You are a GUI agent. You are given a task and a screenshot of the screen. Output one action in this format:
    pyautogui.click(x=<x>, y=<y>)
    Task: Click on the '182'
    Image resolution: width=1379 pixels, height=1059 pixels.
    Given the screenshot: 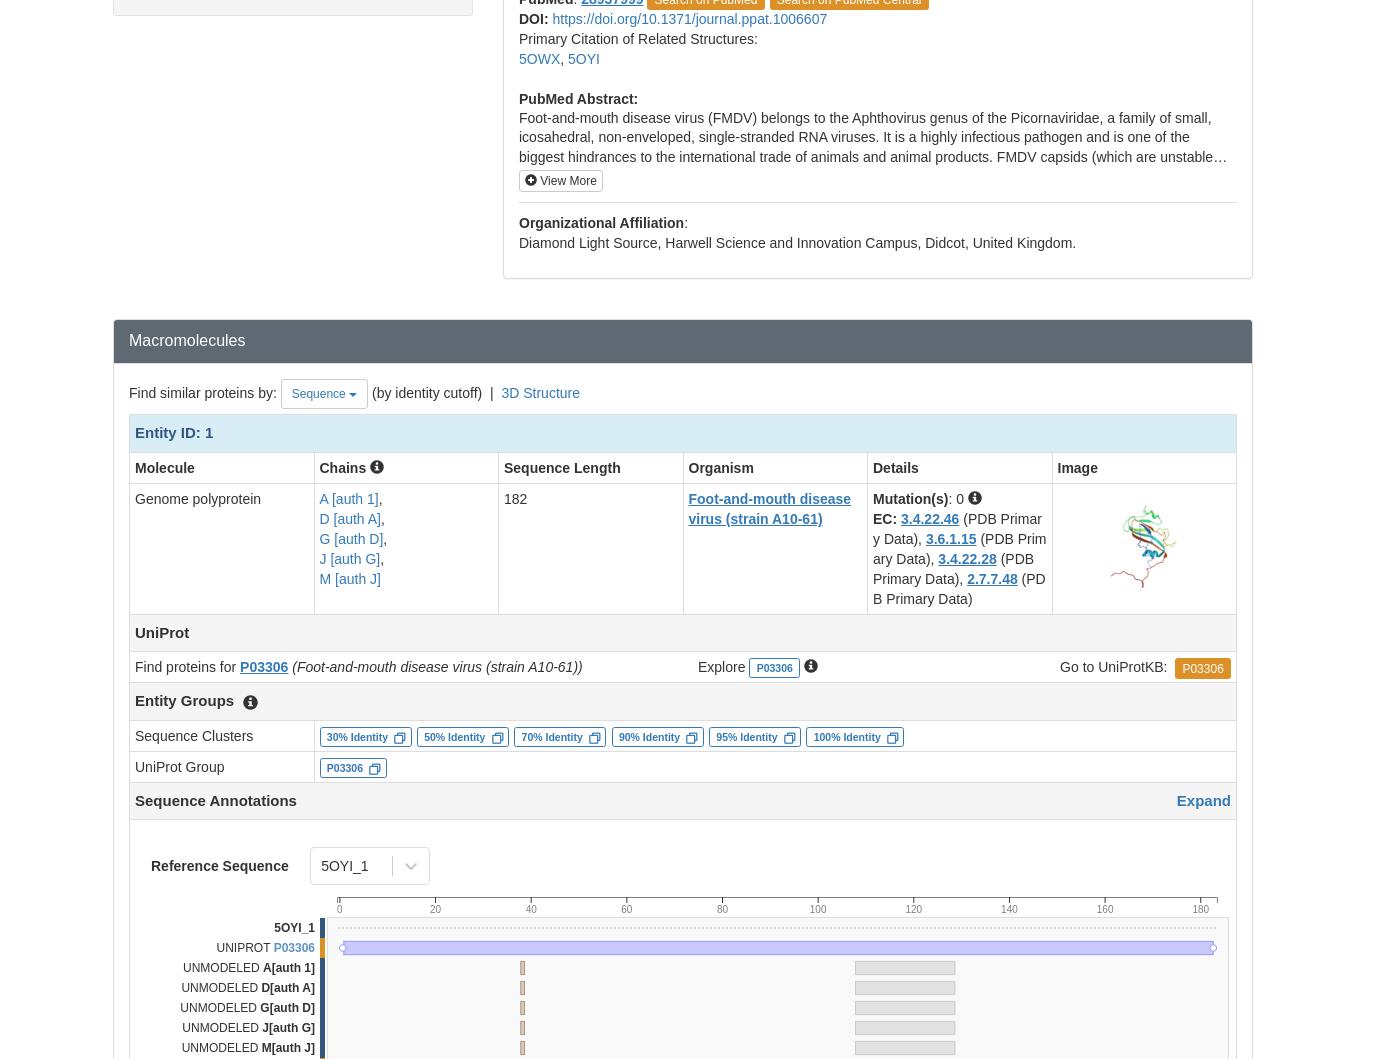 What is the action you would take?
    pyautogui.click(x=515, y=498)
    